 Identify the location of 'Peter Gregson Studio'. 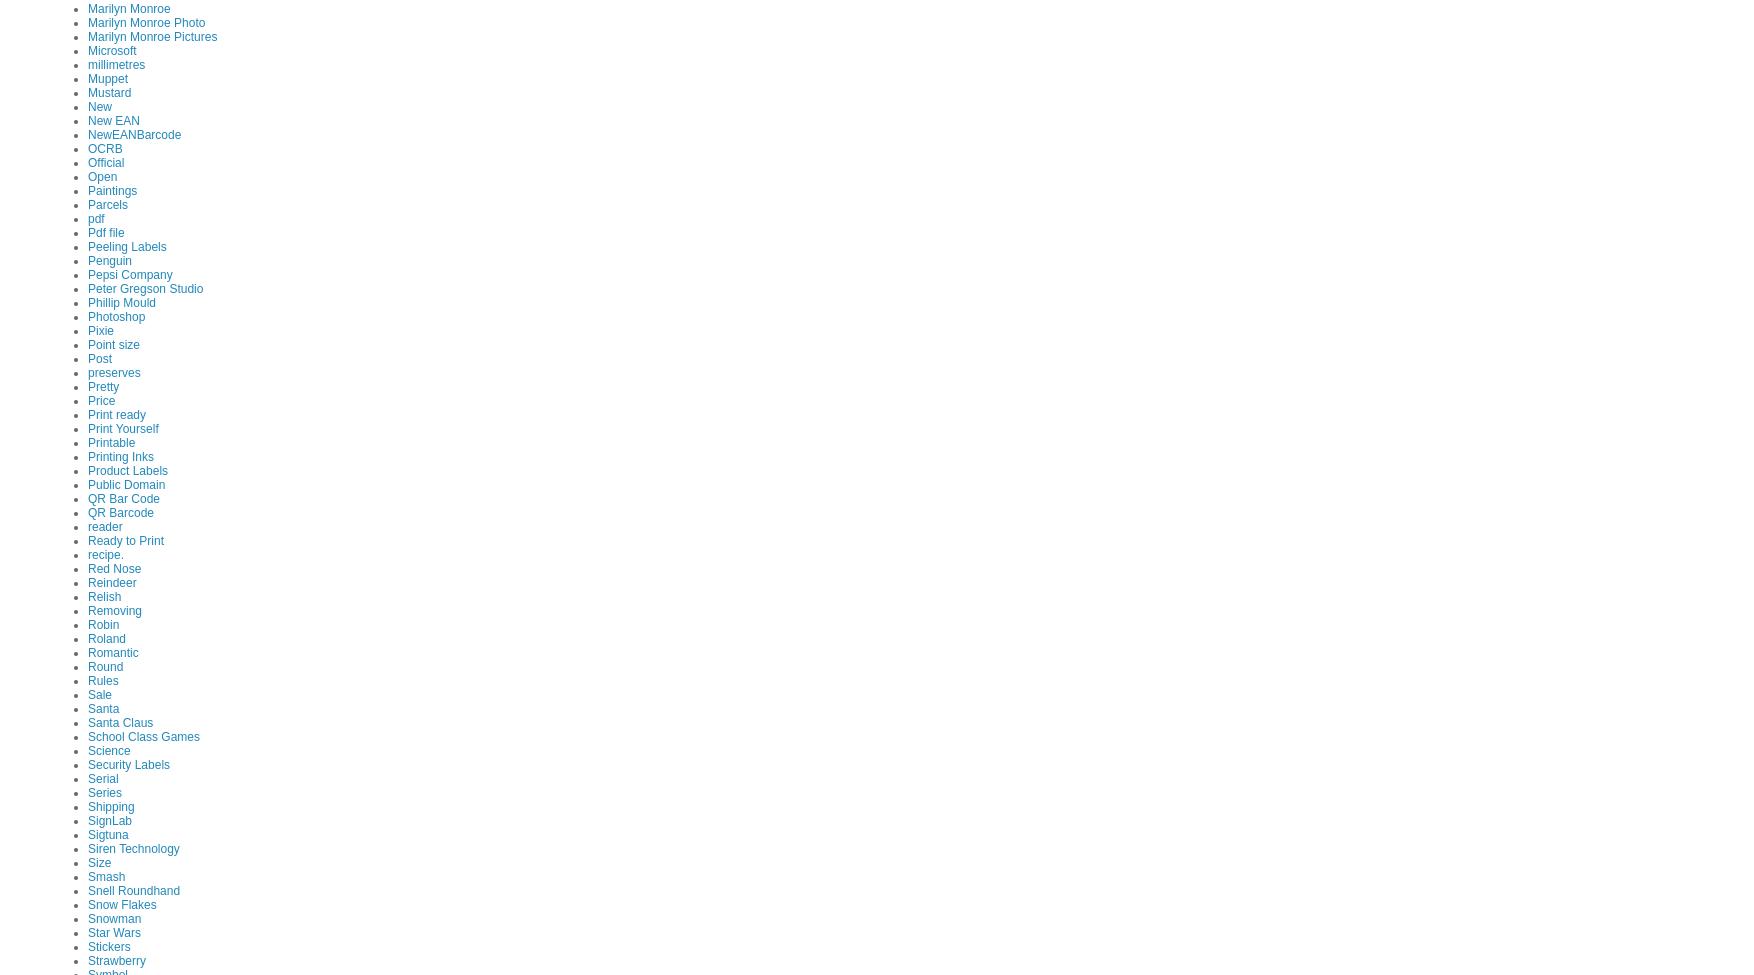
(144, 288).